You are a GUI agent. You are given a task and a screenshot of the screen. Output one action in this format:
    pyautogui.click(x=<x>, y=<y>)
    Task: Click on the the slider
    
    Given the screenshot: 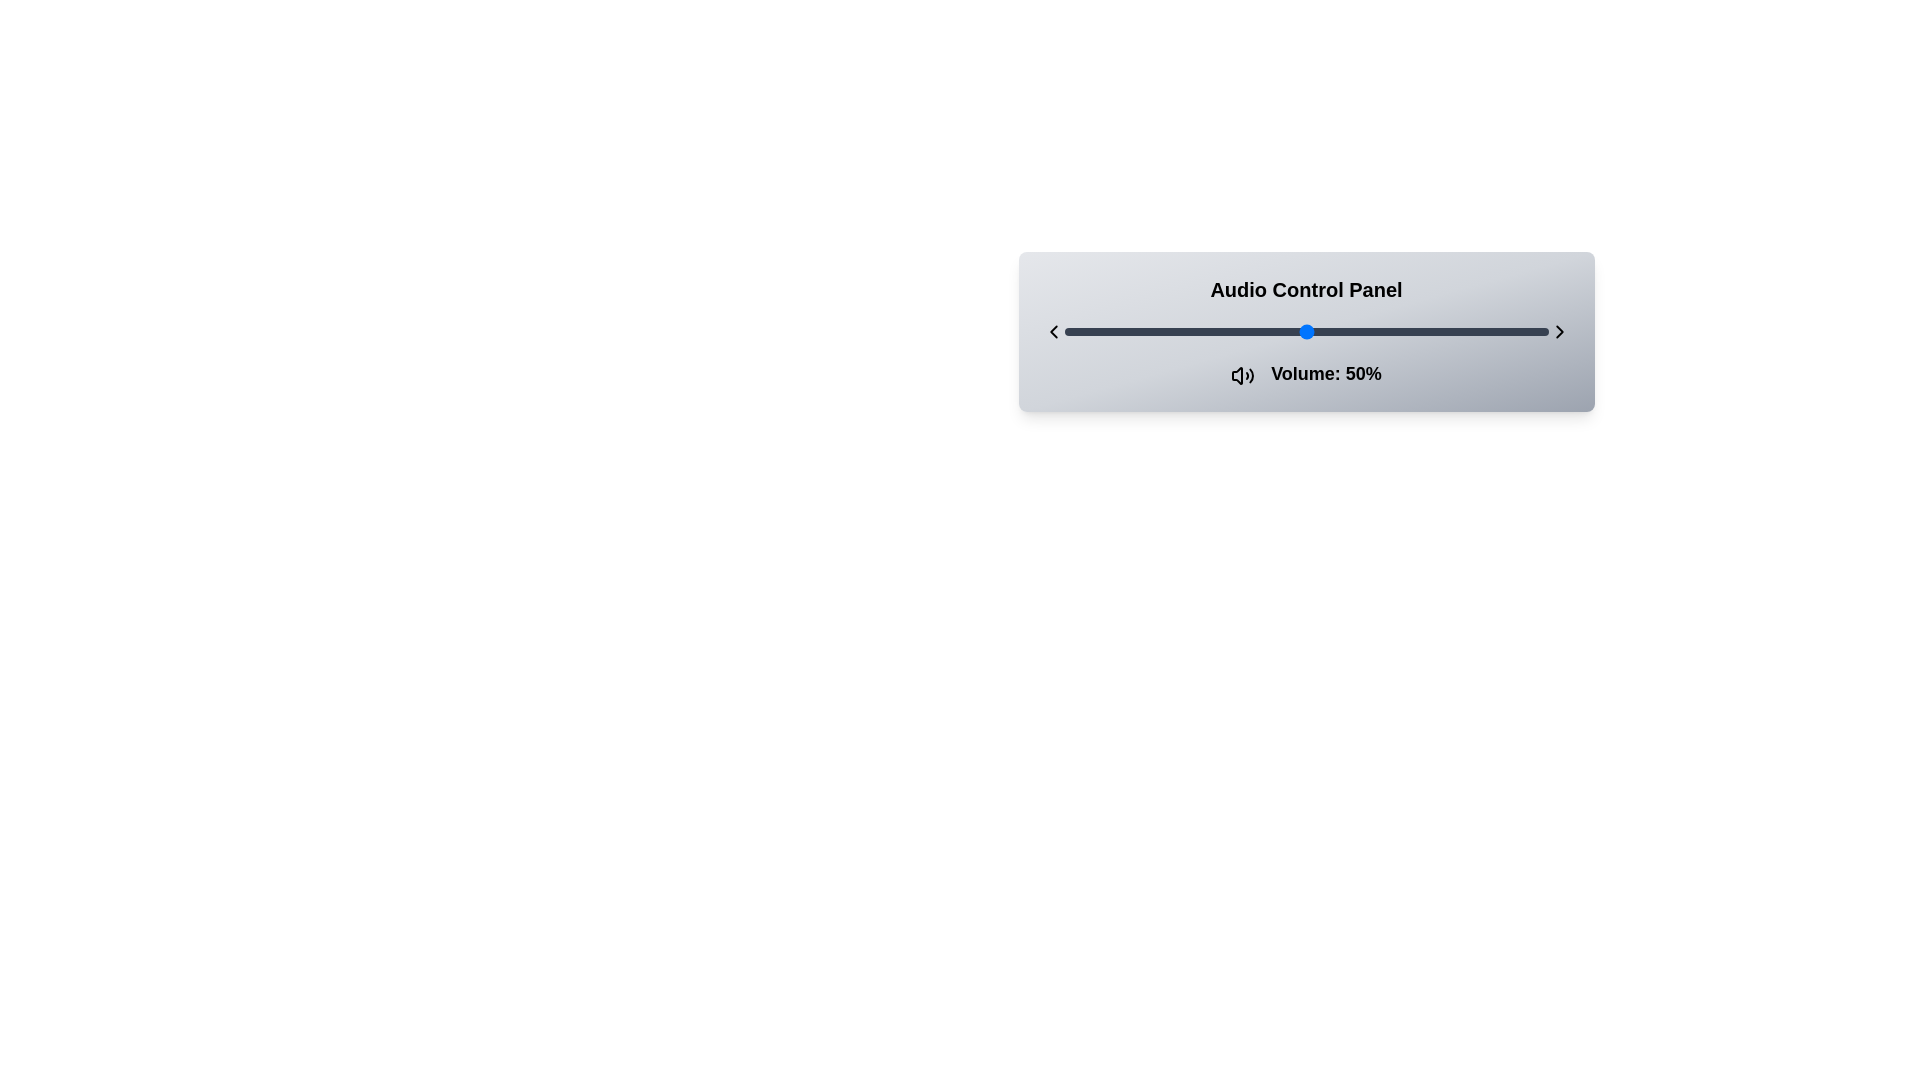 What is the action you would take?
    pyautogui.click(x=1171, y=330)
    